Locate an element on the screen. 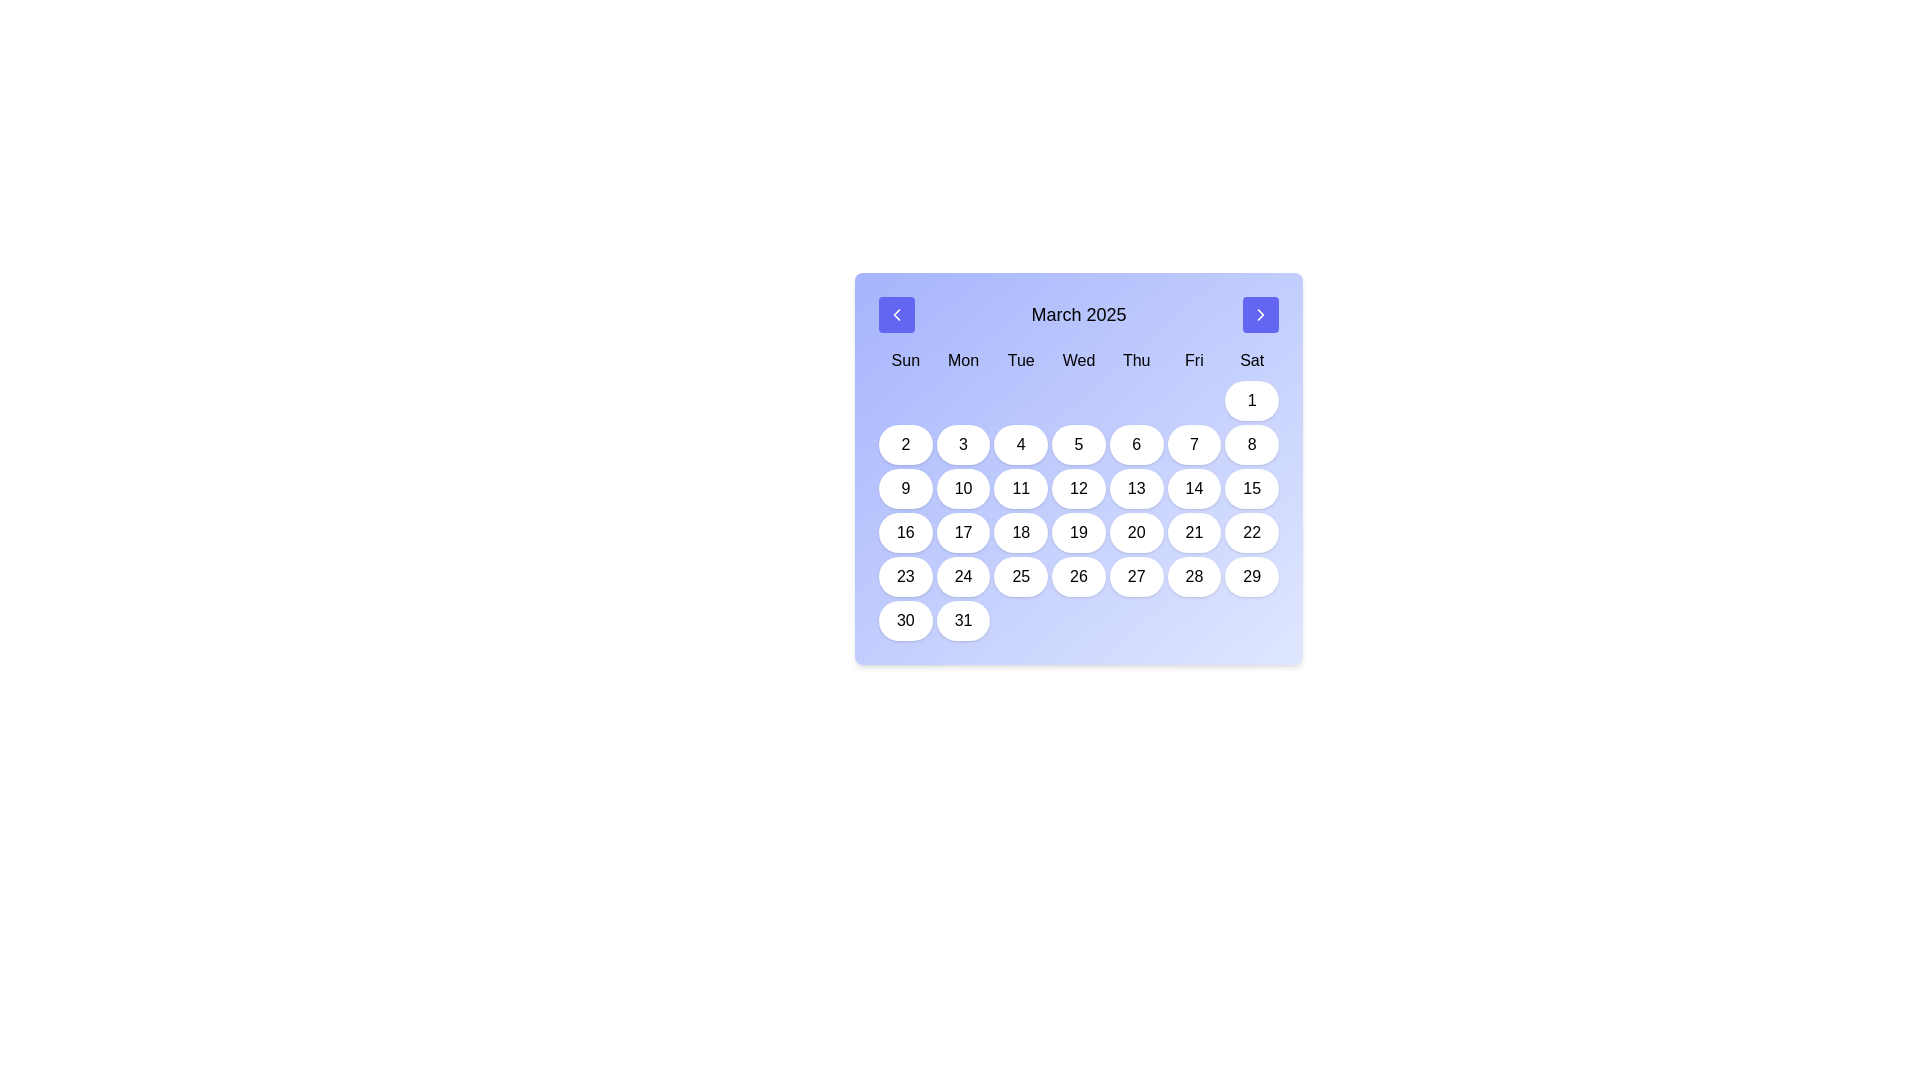 This screenshot has height=1080, width=1920. the circular button with the number '11' in bold black text, which changes to an indigo background upon hover is located at coordinates (1021, 489).